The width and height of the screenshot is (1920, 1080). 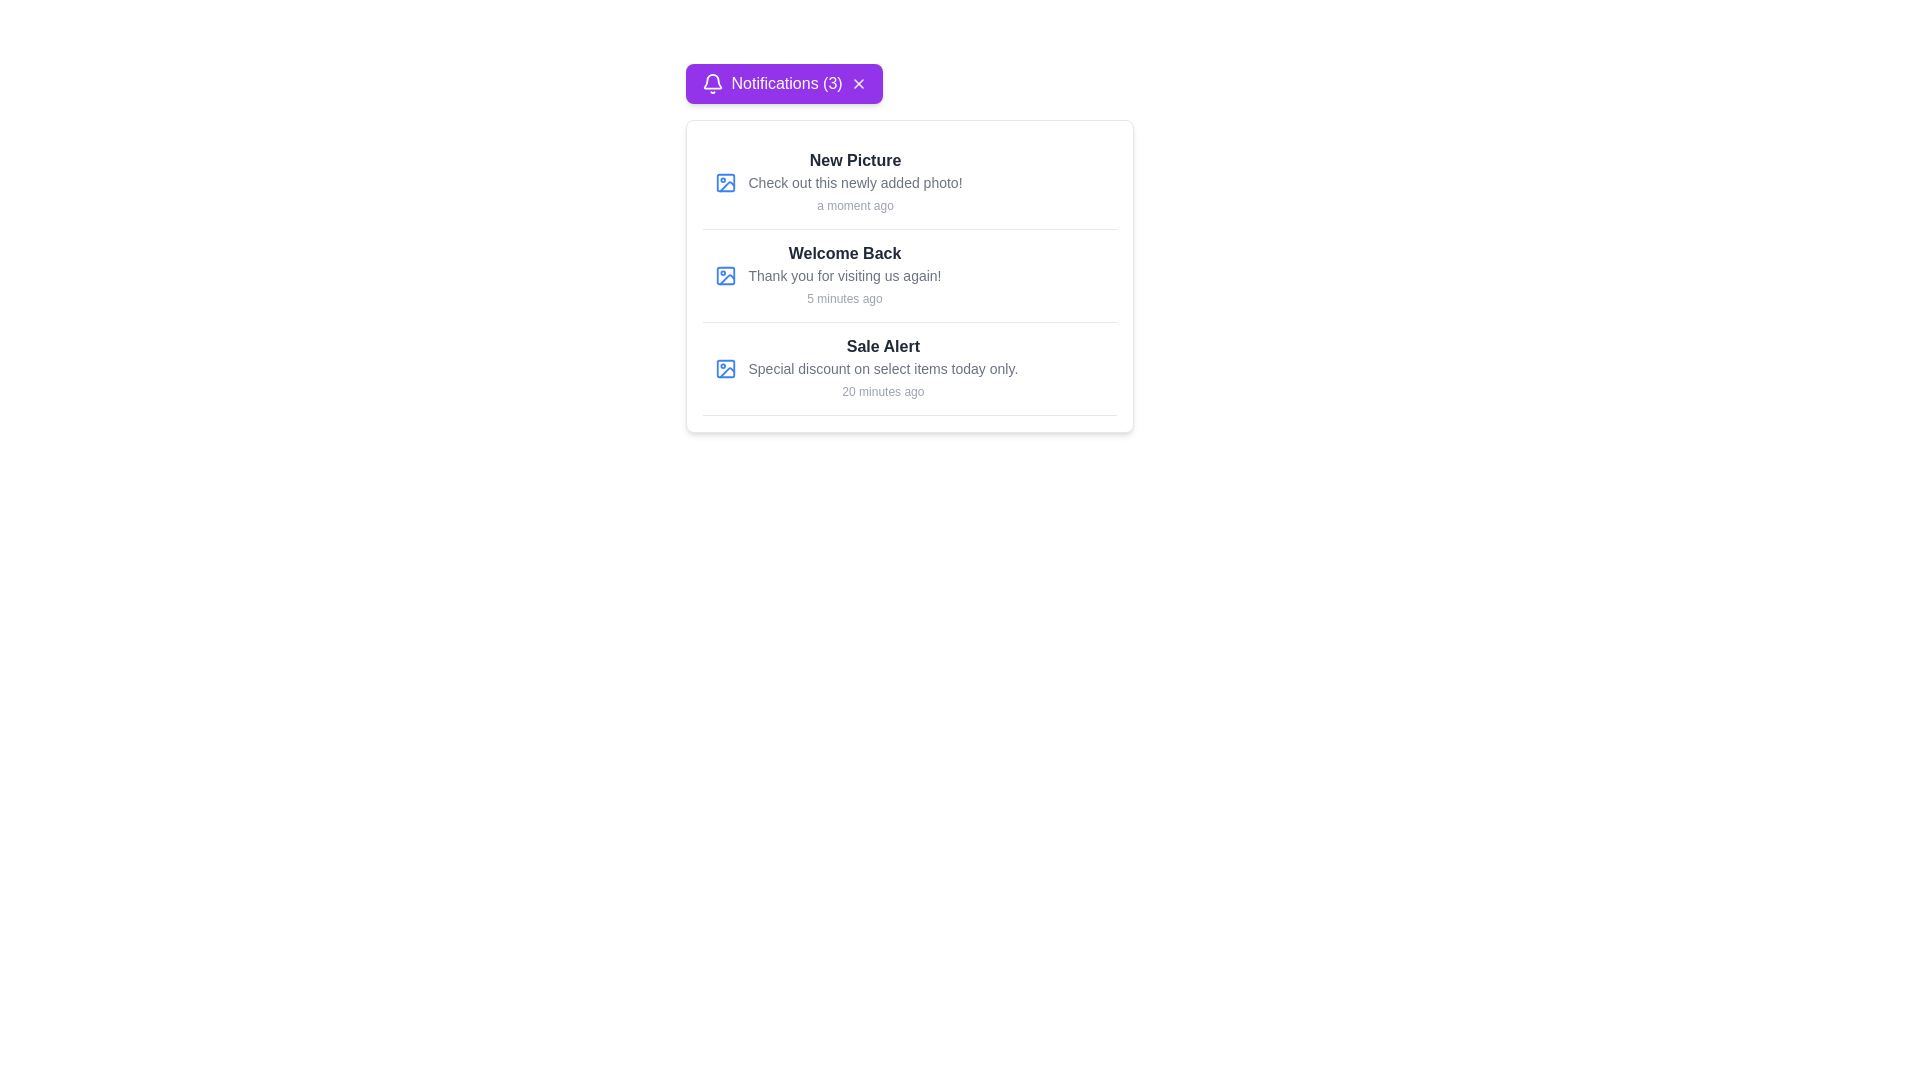 What do you see at coordinates (724, 276) in the screenshot?
I see `the vector graphic component that represents an image icon within the 'Welcome Back' notification entry, which is the second item in the notifications list` at bounding box center [724, 276].